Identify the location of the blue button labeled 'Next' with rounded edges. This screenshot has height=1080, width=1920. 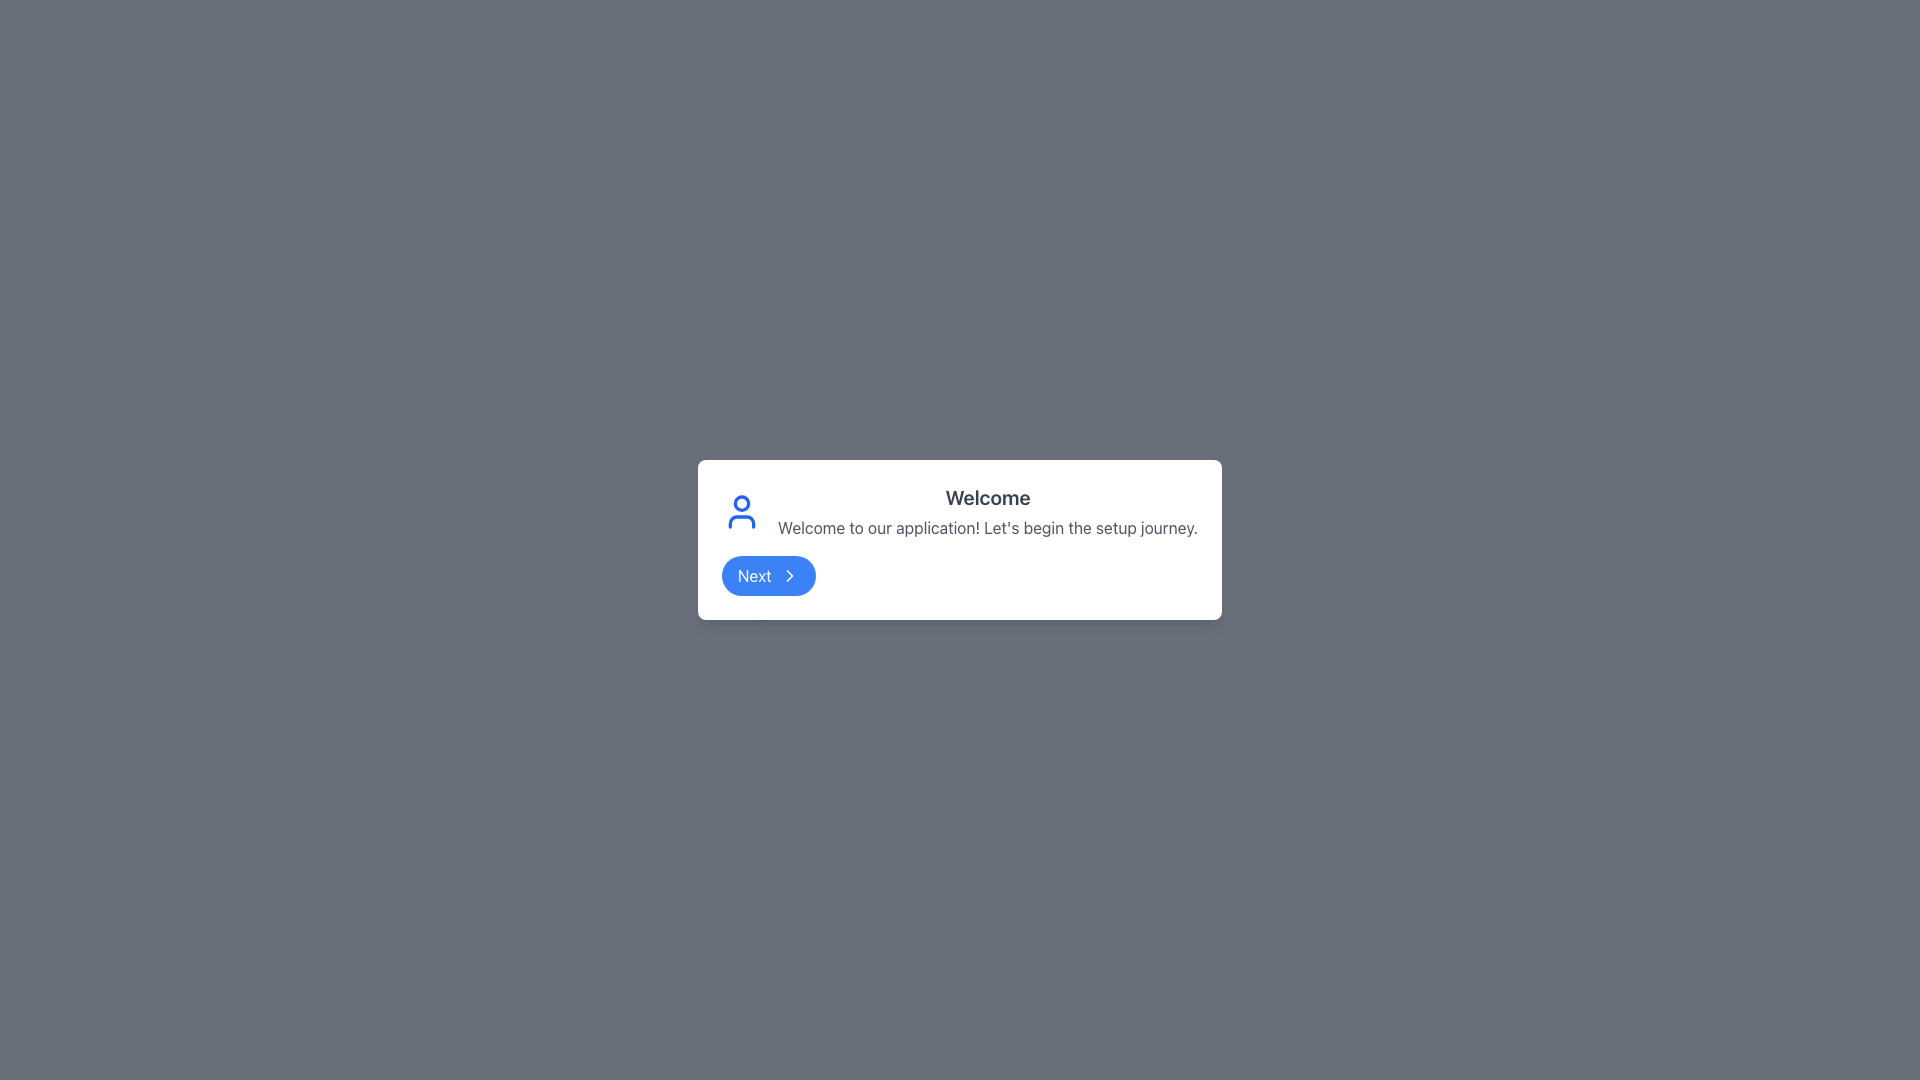
(767, 575).